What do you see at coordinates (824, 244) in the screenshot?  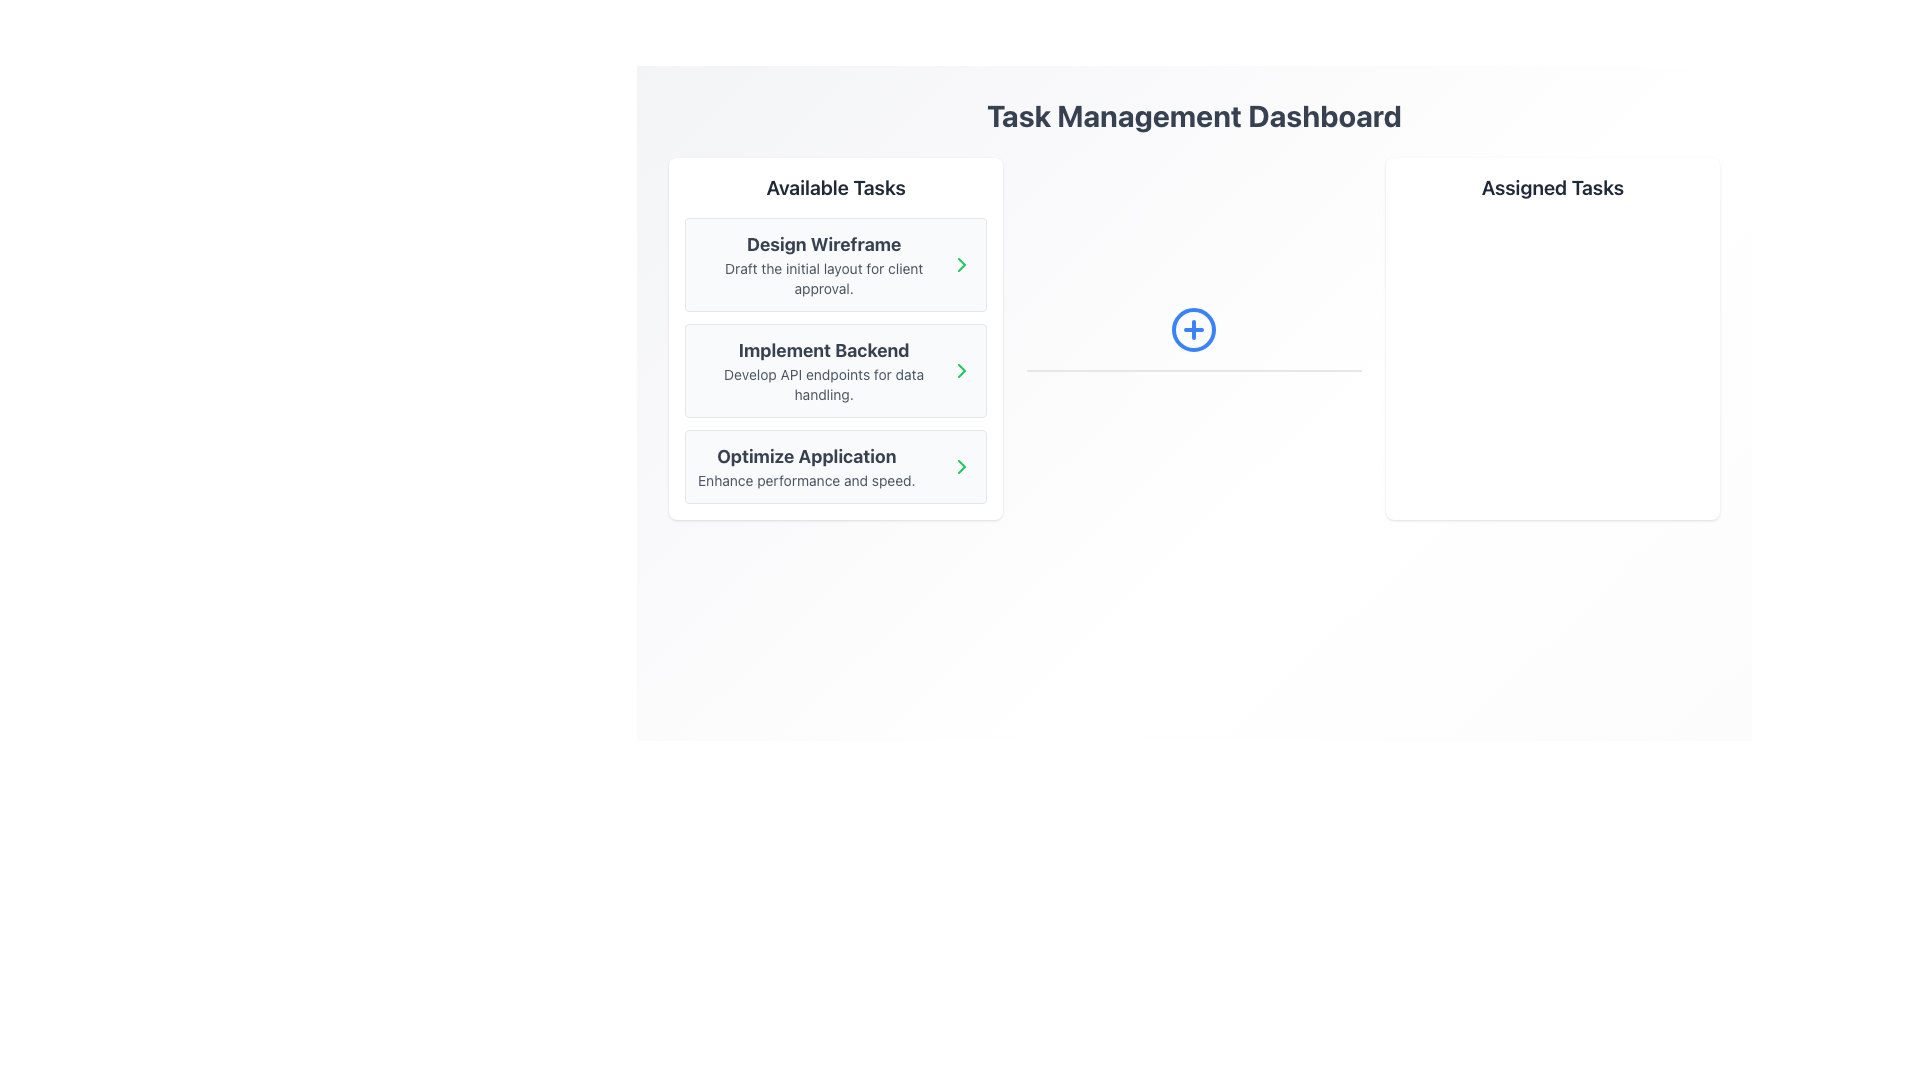 I see `text label that displays 'Design Wireframe', which is the title of the first task in the 'Available Tasks' section` at bounding box center [824, 244].